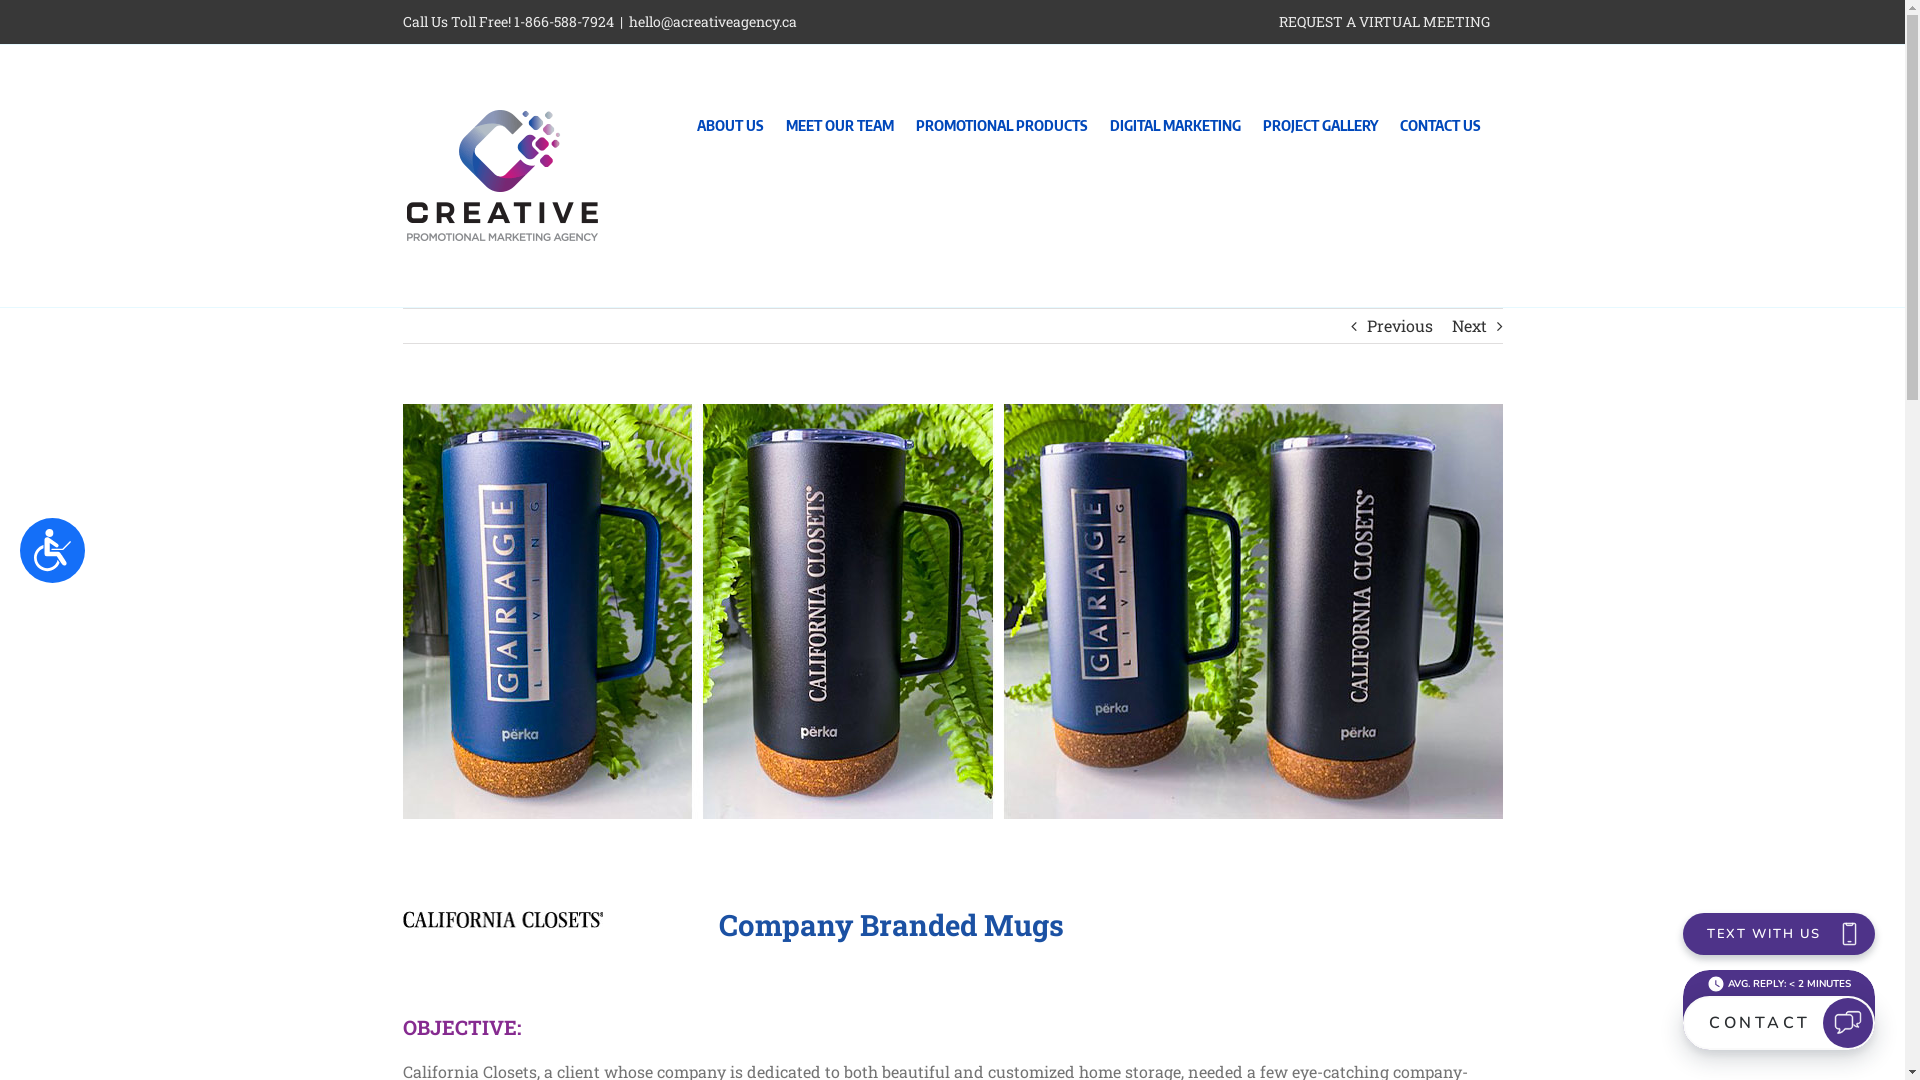 The height and width of the screenshot is (1080, 1920). I want to click on '1-866-588-7924', so click(562, 21).